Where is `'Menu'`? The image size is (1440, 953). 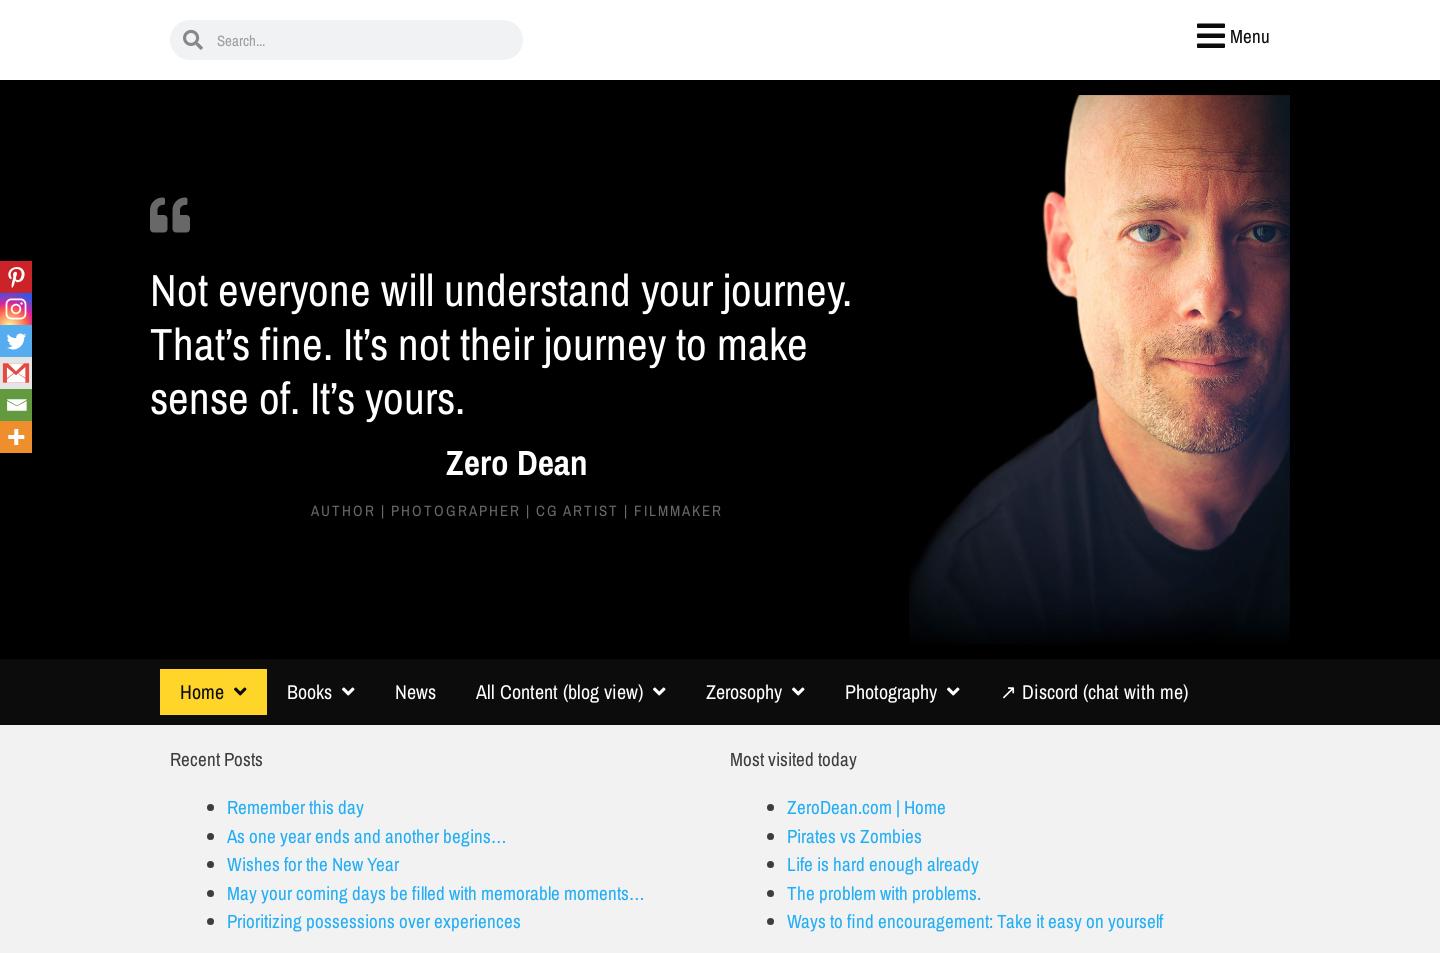 'Menu' is located at coordinates (1248, 33).